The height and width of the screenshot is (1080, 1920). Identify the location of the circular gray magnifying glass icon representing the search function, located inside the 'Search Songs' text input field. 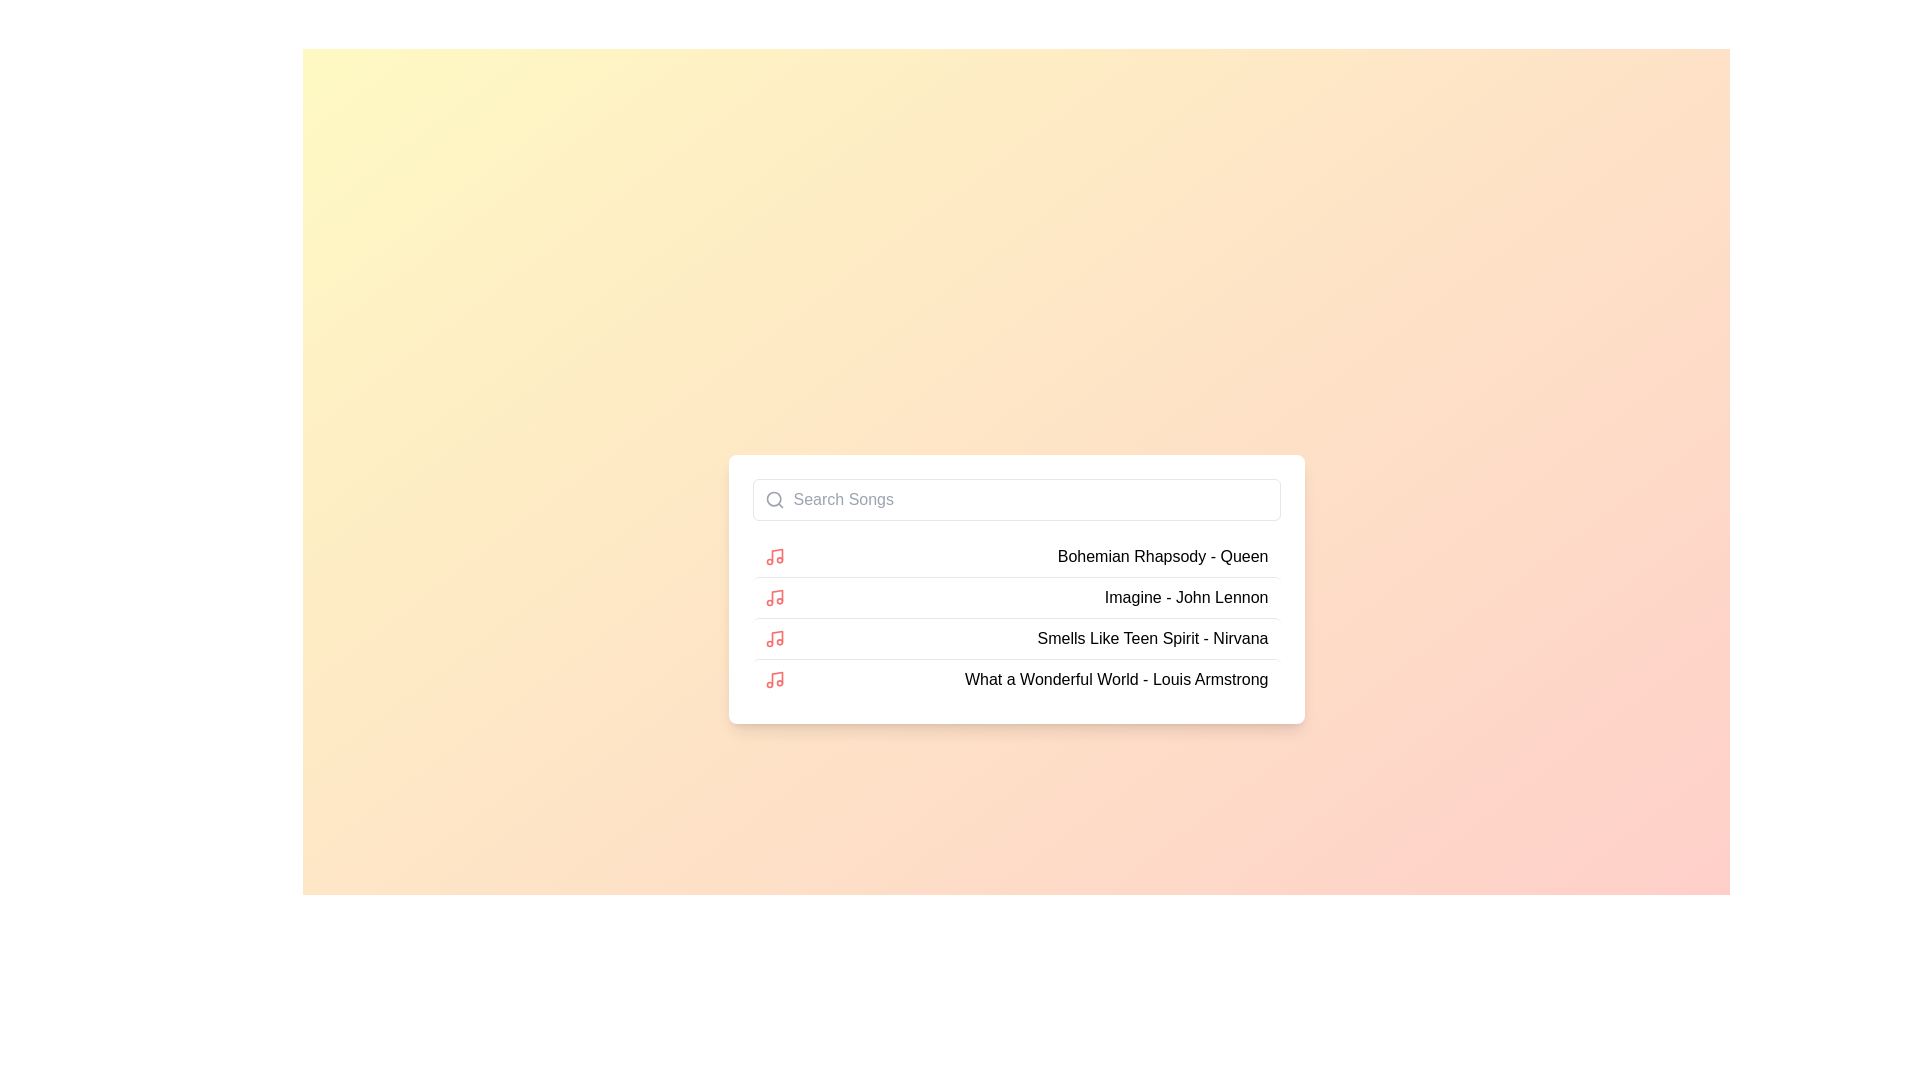
(773, 498).